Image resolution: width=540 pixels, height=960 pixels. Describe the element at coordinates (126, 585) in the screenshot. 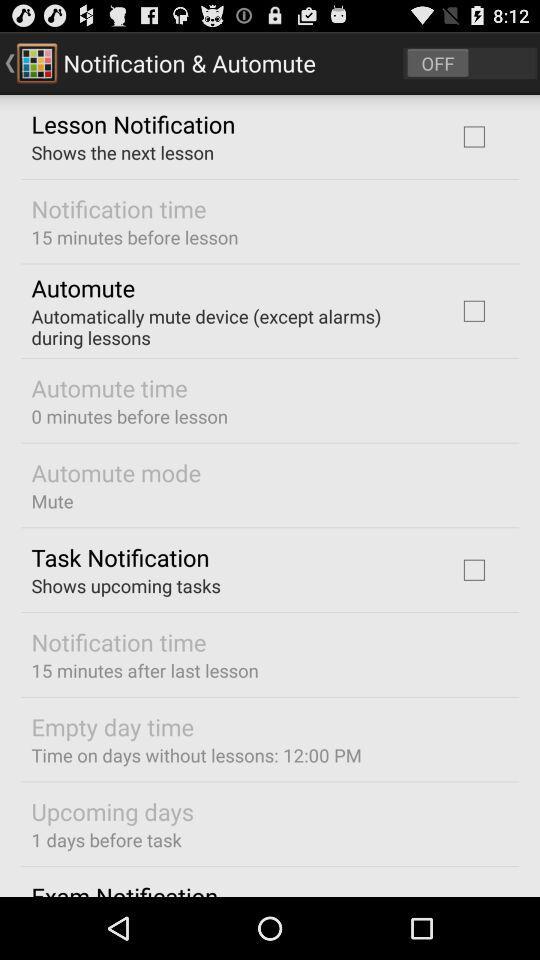

I see `icon above notification time item` at that location.